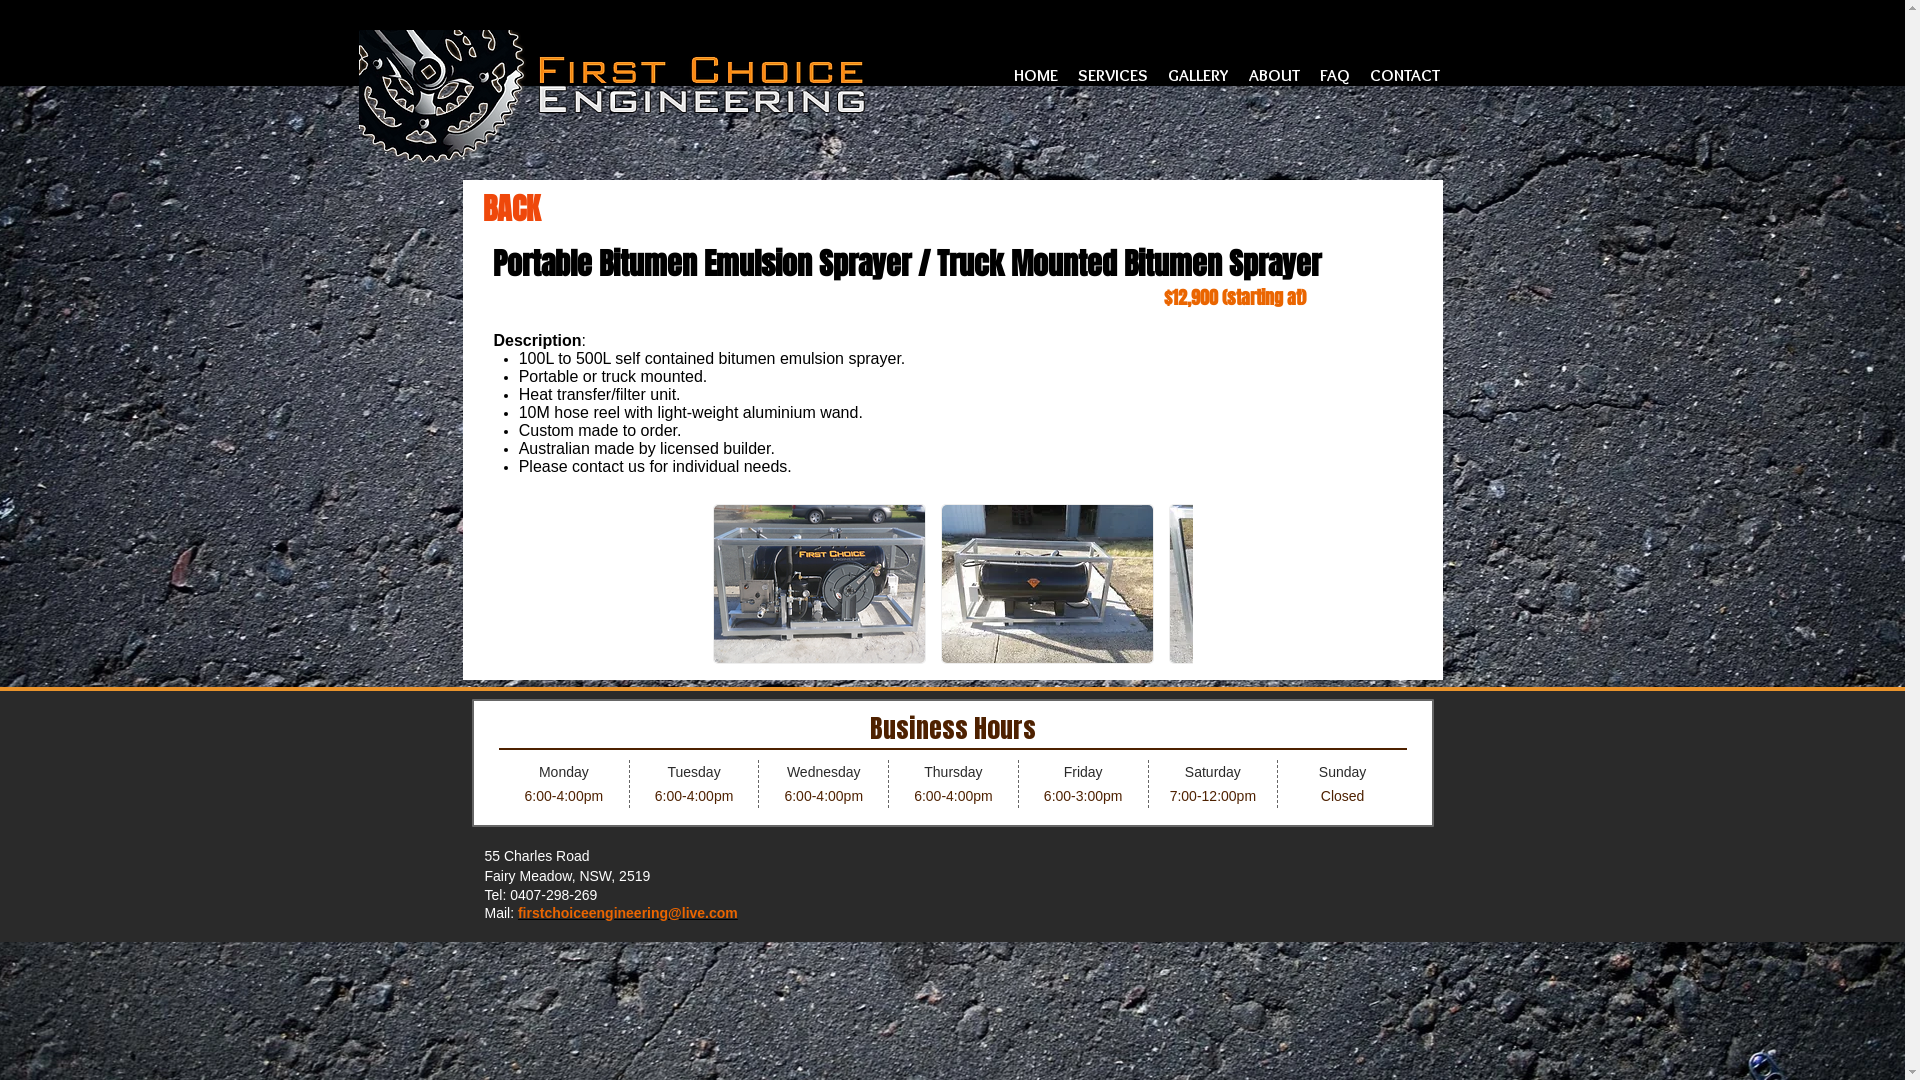  Describe the element at coordinates (1272, 73) in the screenshot. I see `'ABOUT'` at that location.